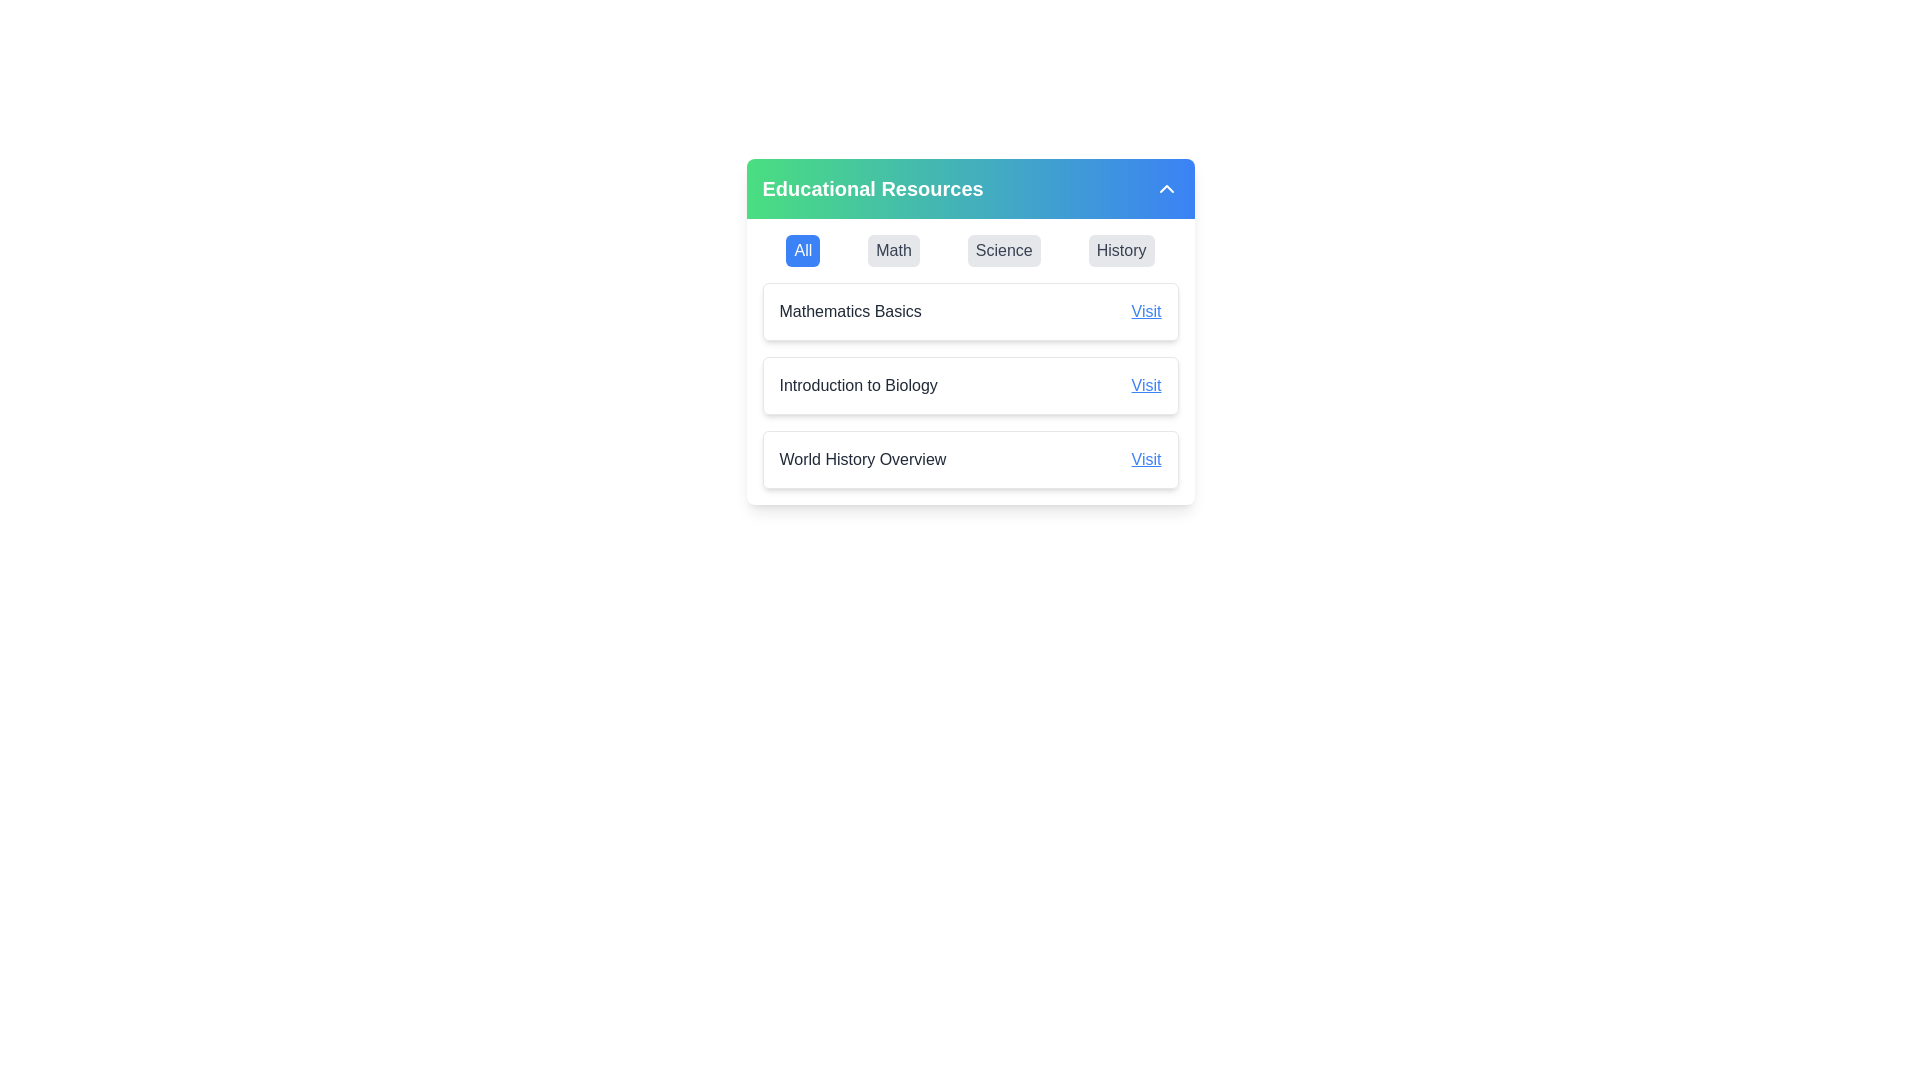 This screenshot has height=1080, width=1920. What do you see at coordinates (803, 249) in the screenshot?
I see `the 'All' button with rounded corners and a blue background` at bounding box center [803, 249].